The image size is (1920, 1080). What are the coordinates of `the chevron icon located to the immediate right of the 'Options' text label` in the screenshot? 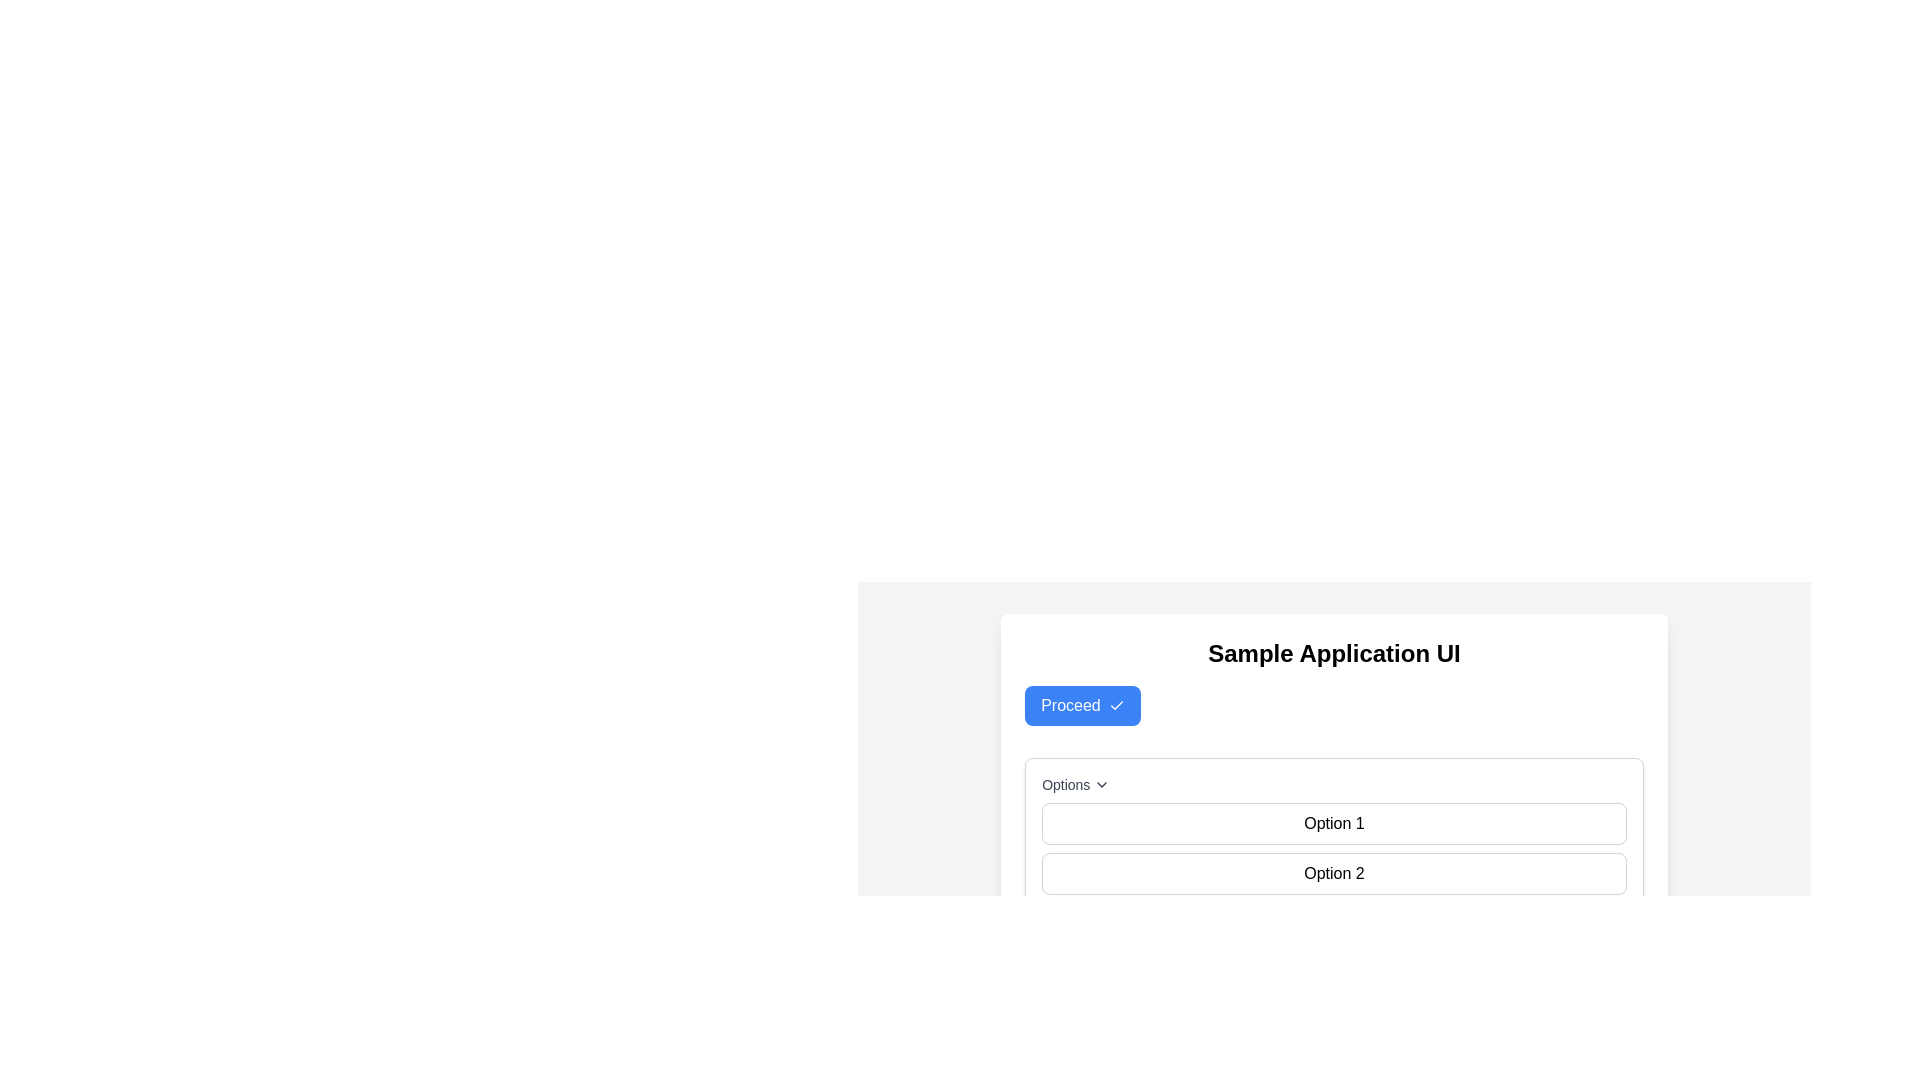 It's located at (1101, 784).